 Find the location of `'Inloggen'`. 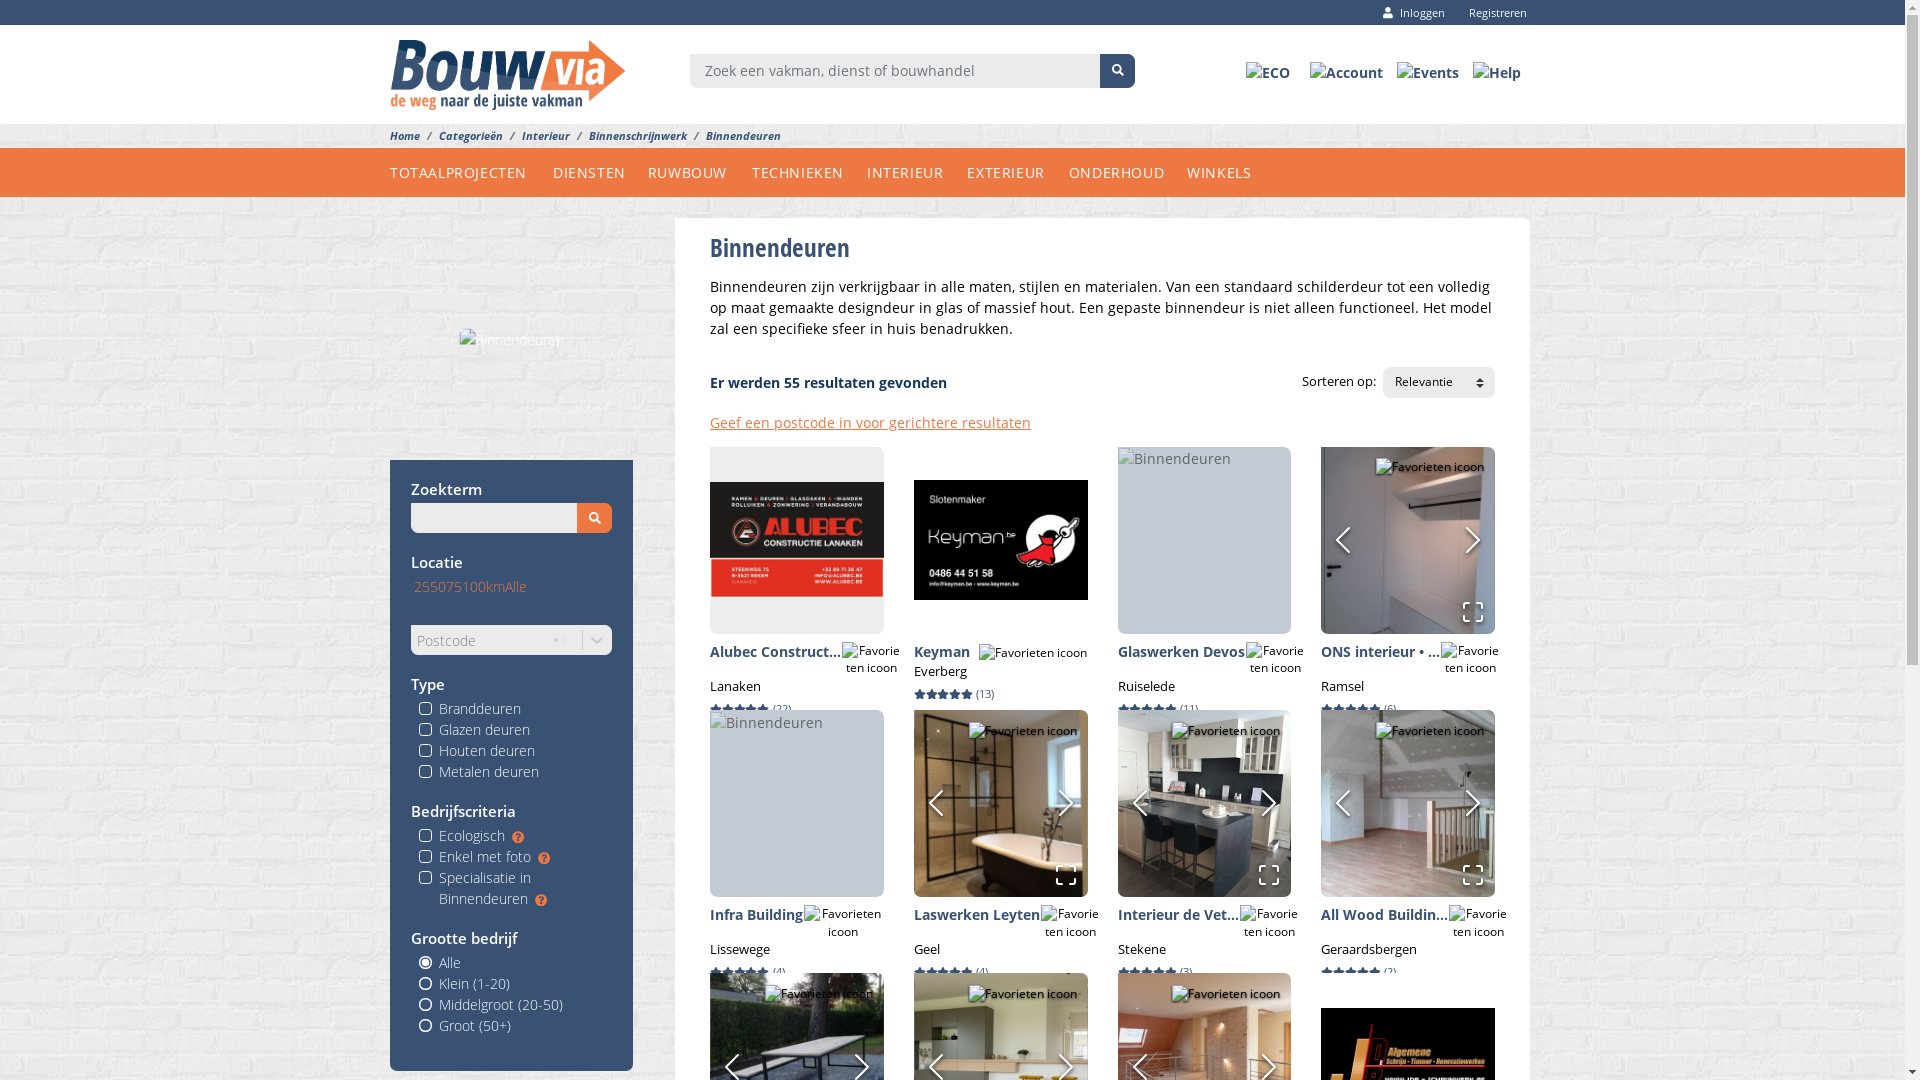

'Inloggen' is located at coordinates (1413, 12).